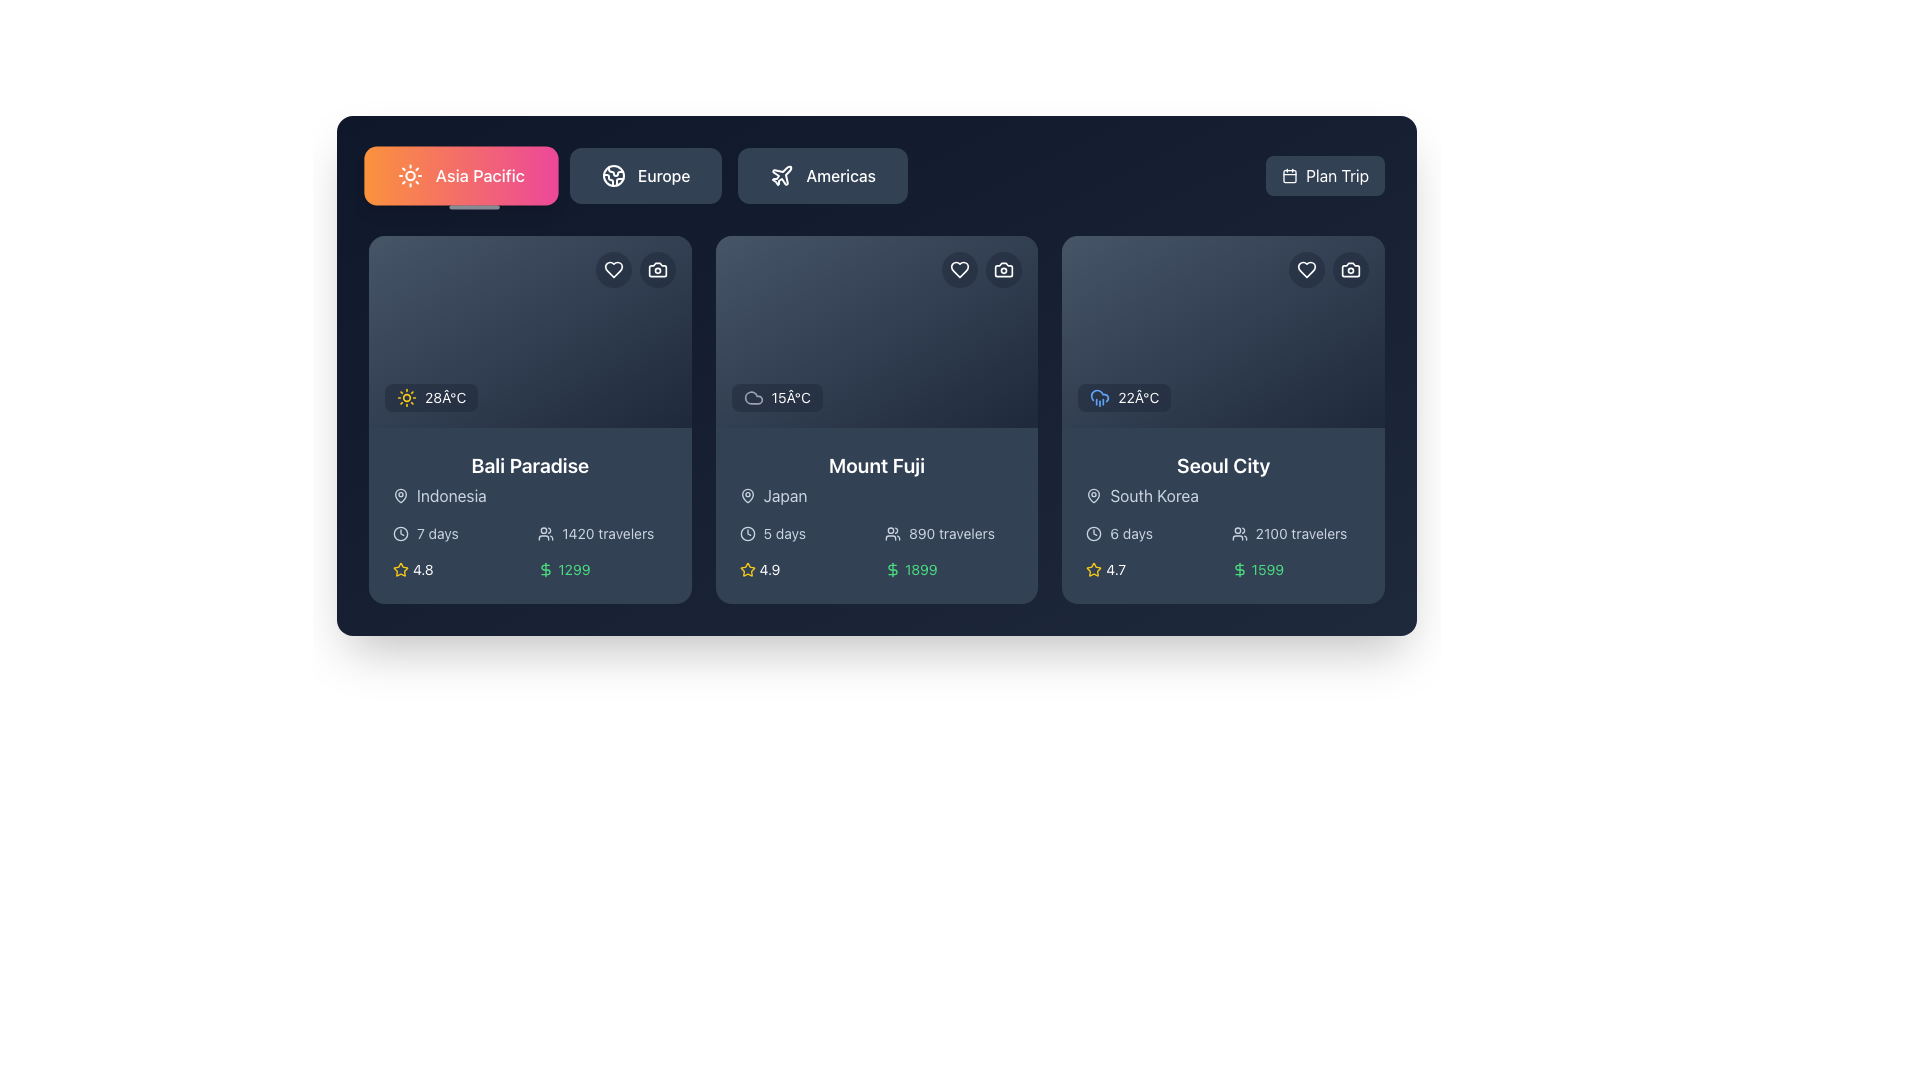 This screenshot has width=1920, height=1080. Describe the element at coordinates (613, 175) in the screenshot. I see `Circle element within the SVG graphic that represents the 'Europe' section of the navigation bar for design or code details` at that location.